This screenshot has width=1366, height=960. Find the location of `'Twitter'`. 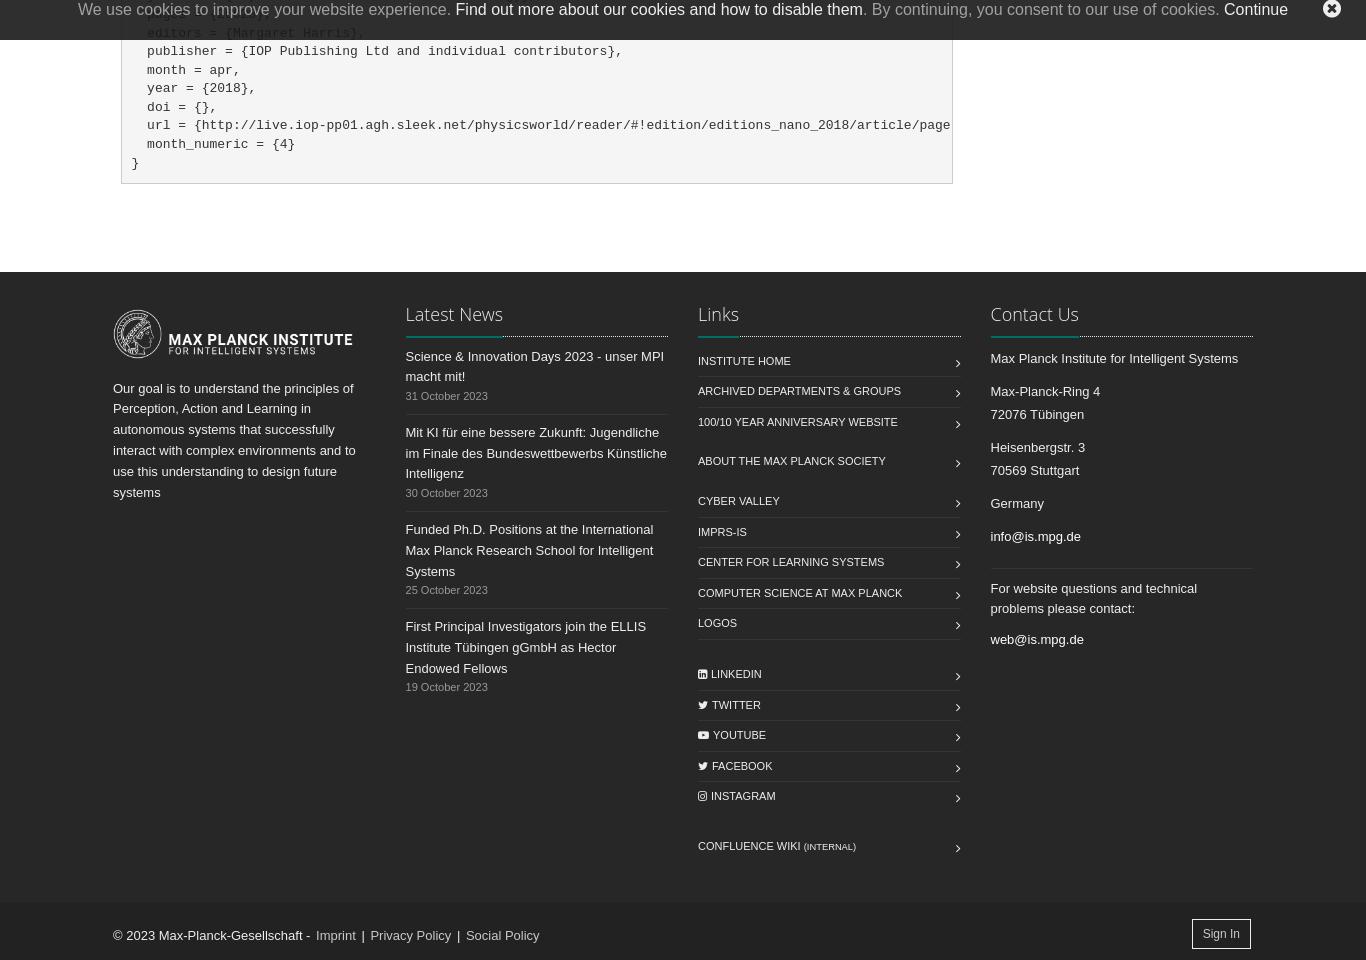

'Twitter' is located at coordinates (736, 703).